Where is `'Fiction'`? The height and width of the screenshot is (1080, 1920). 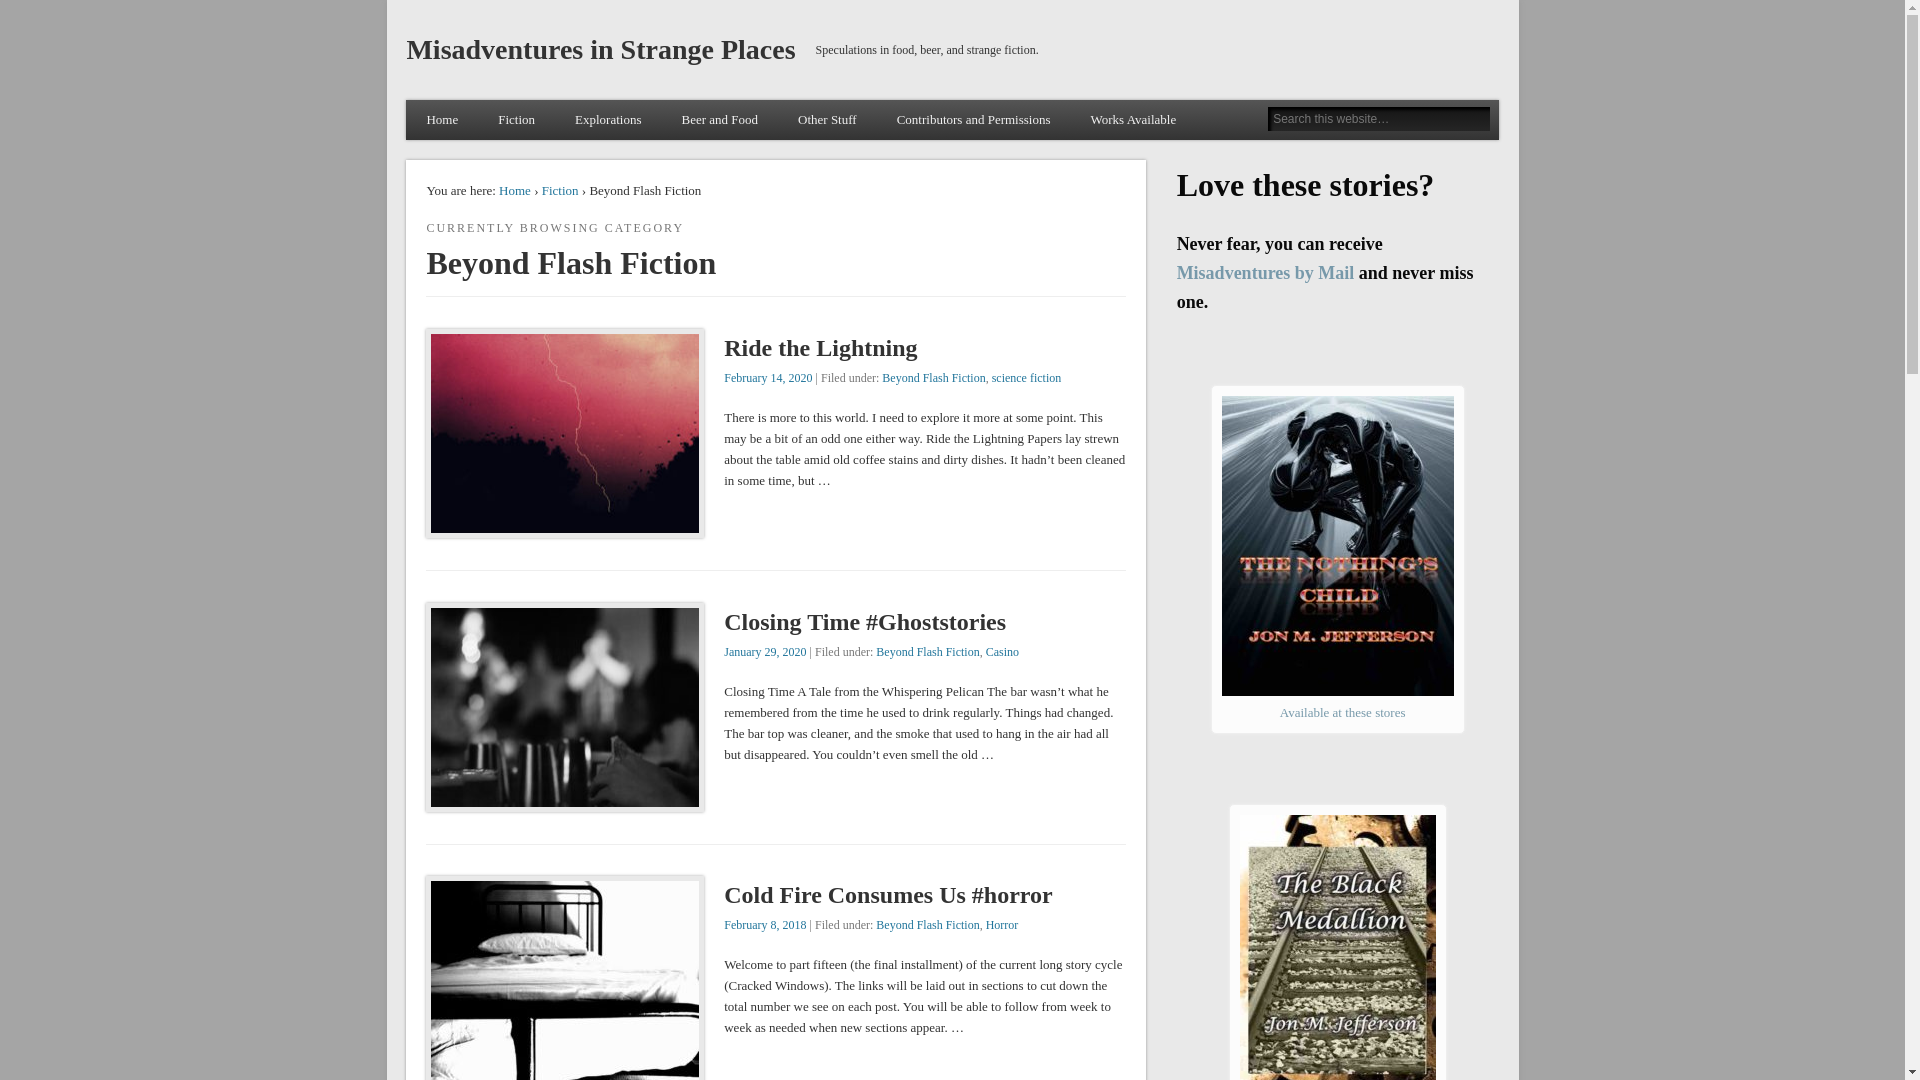
'Fiction' is located at coordinates (516, 119).